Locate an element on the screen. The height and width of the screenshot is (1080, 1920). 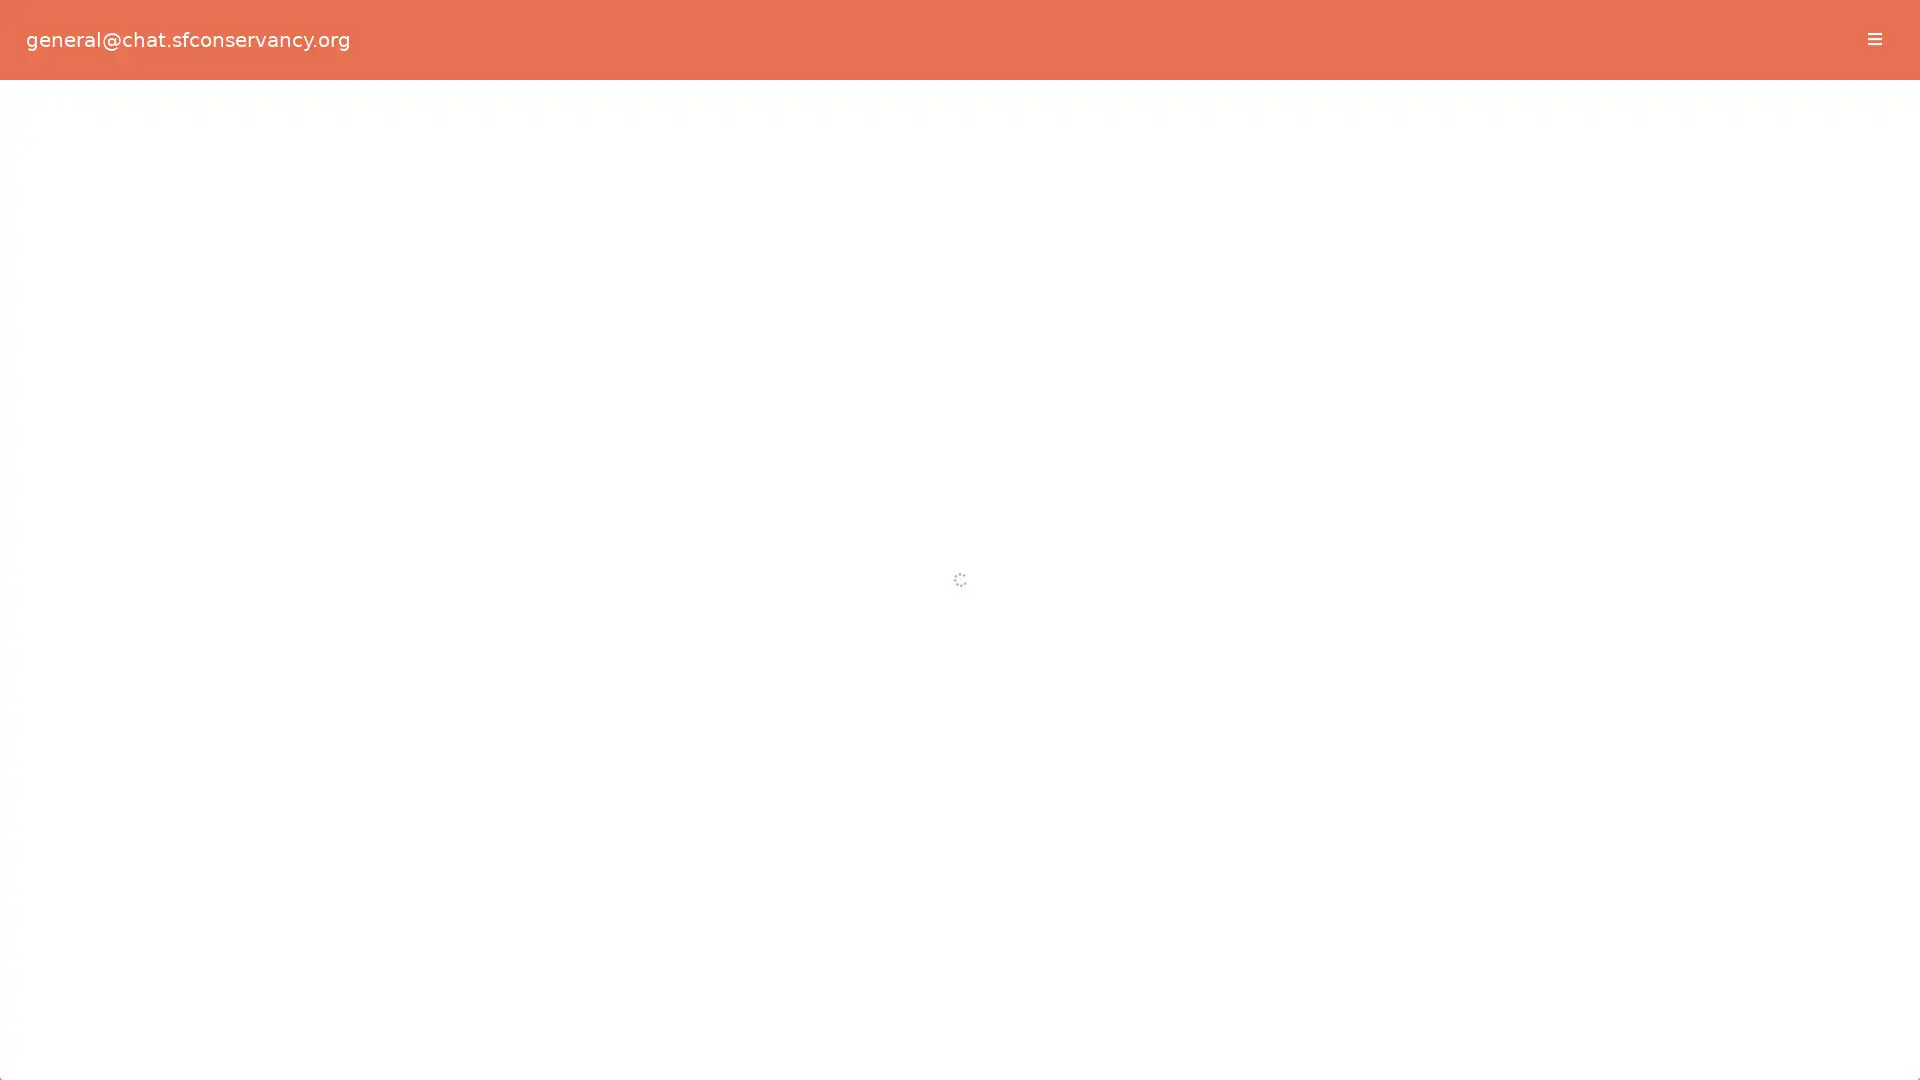
Enter groupchat is located at coordinates (958, 443).